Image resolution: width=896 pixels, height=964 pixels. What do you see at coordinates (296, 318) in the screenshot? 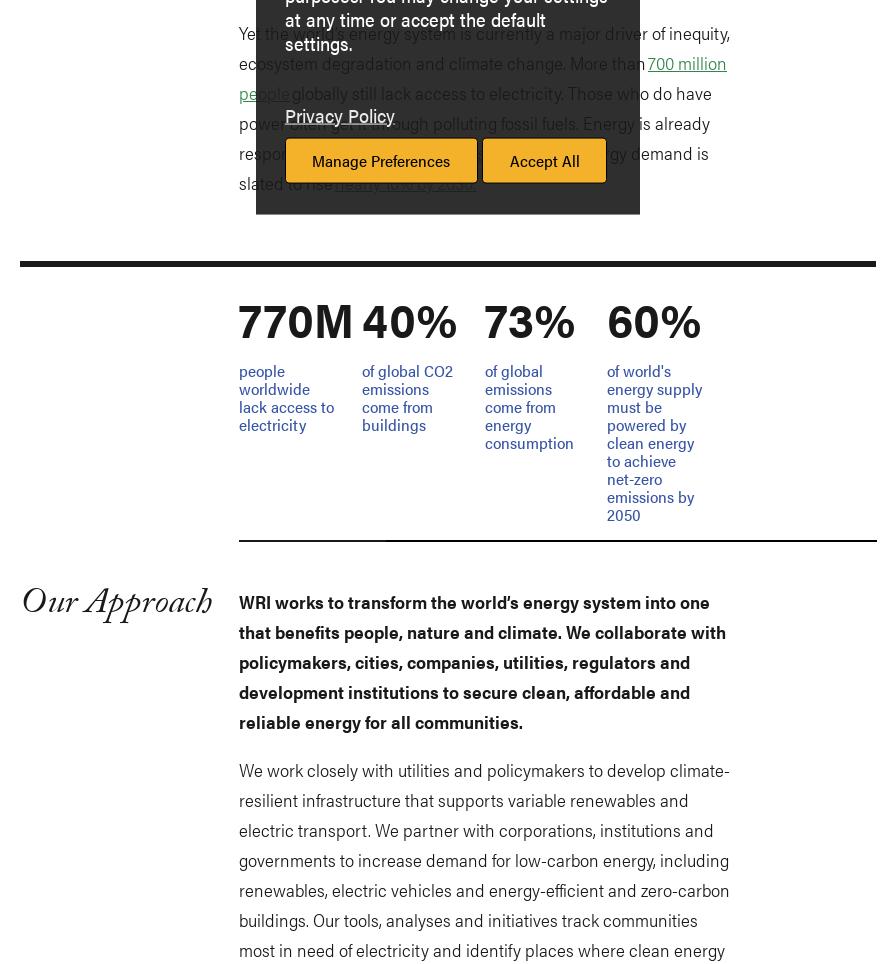
I see `'770M'` at bounding box center [296, 318].